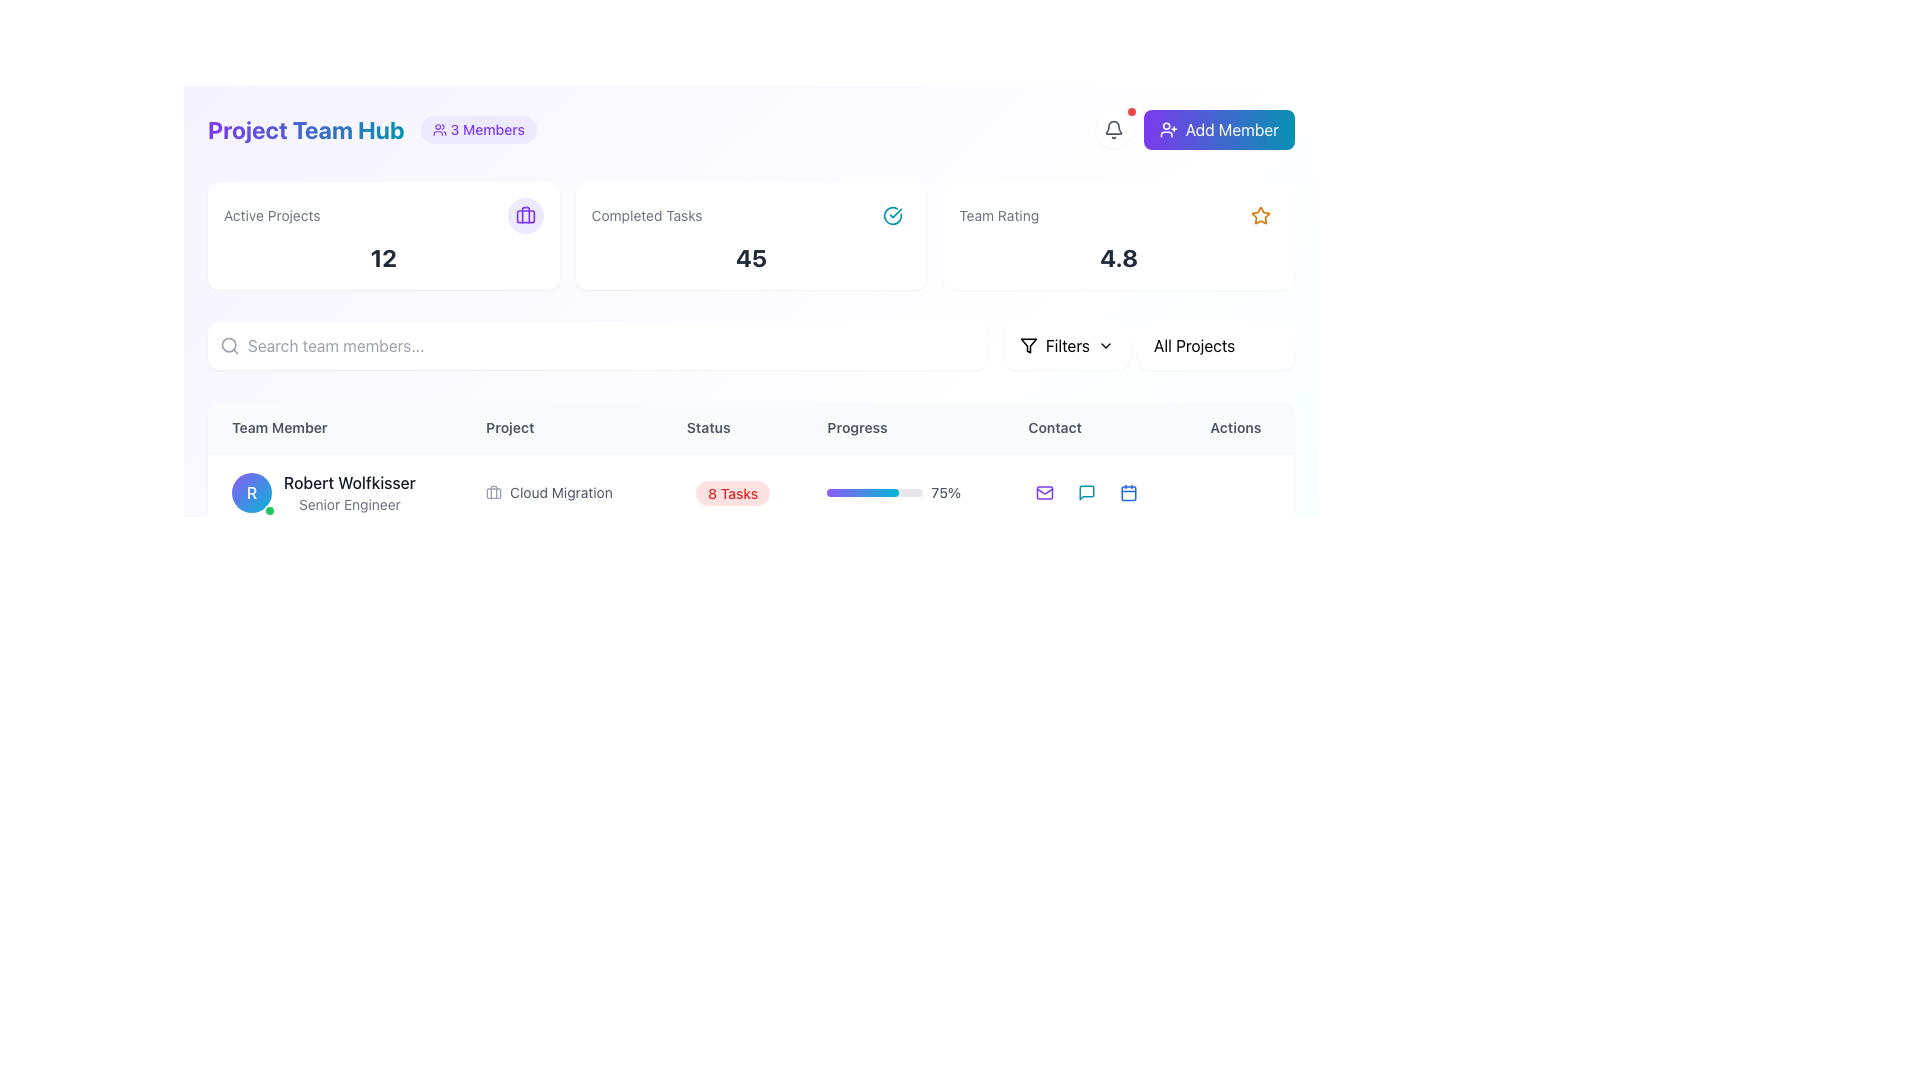 The image size is (1920, 1080). Describe the element at coordinates (1260, 216) in the screenshot. I see `the amber star icon within a circular background located in the 'Team Rating' section, positioned to the right of the rating text ('4.8')` at that location.